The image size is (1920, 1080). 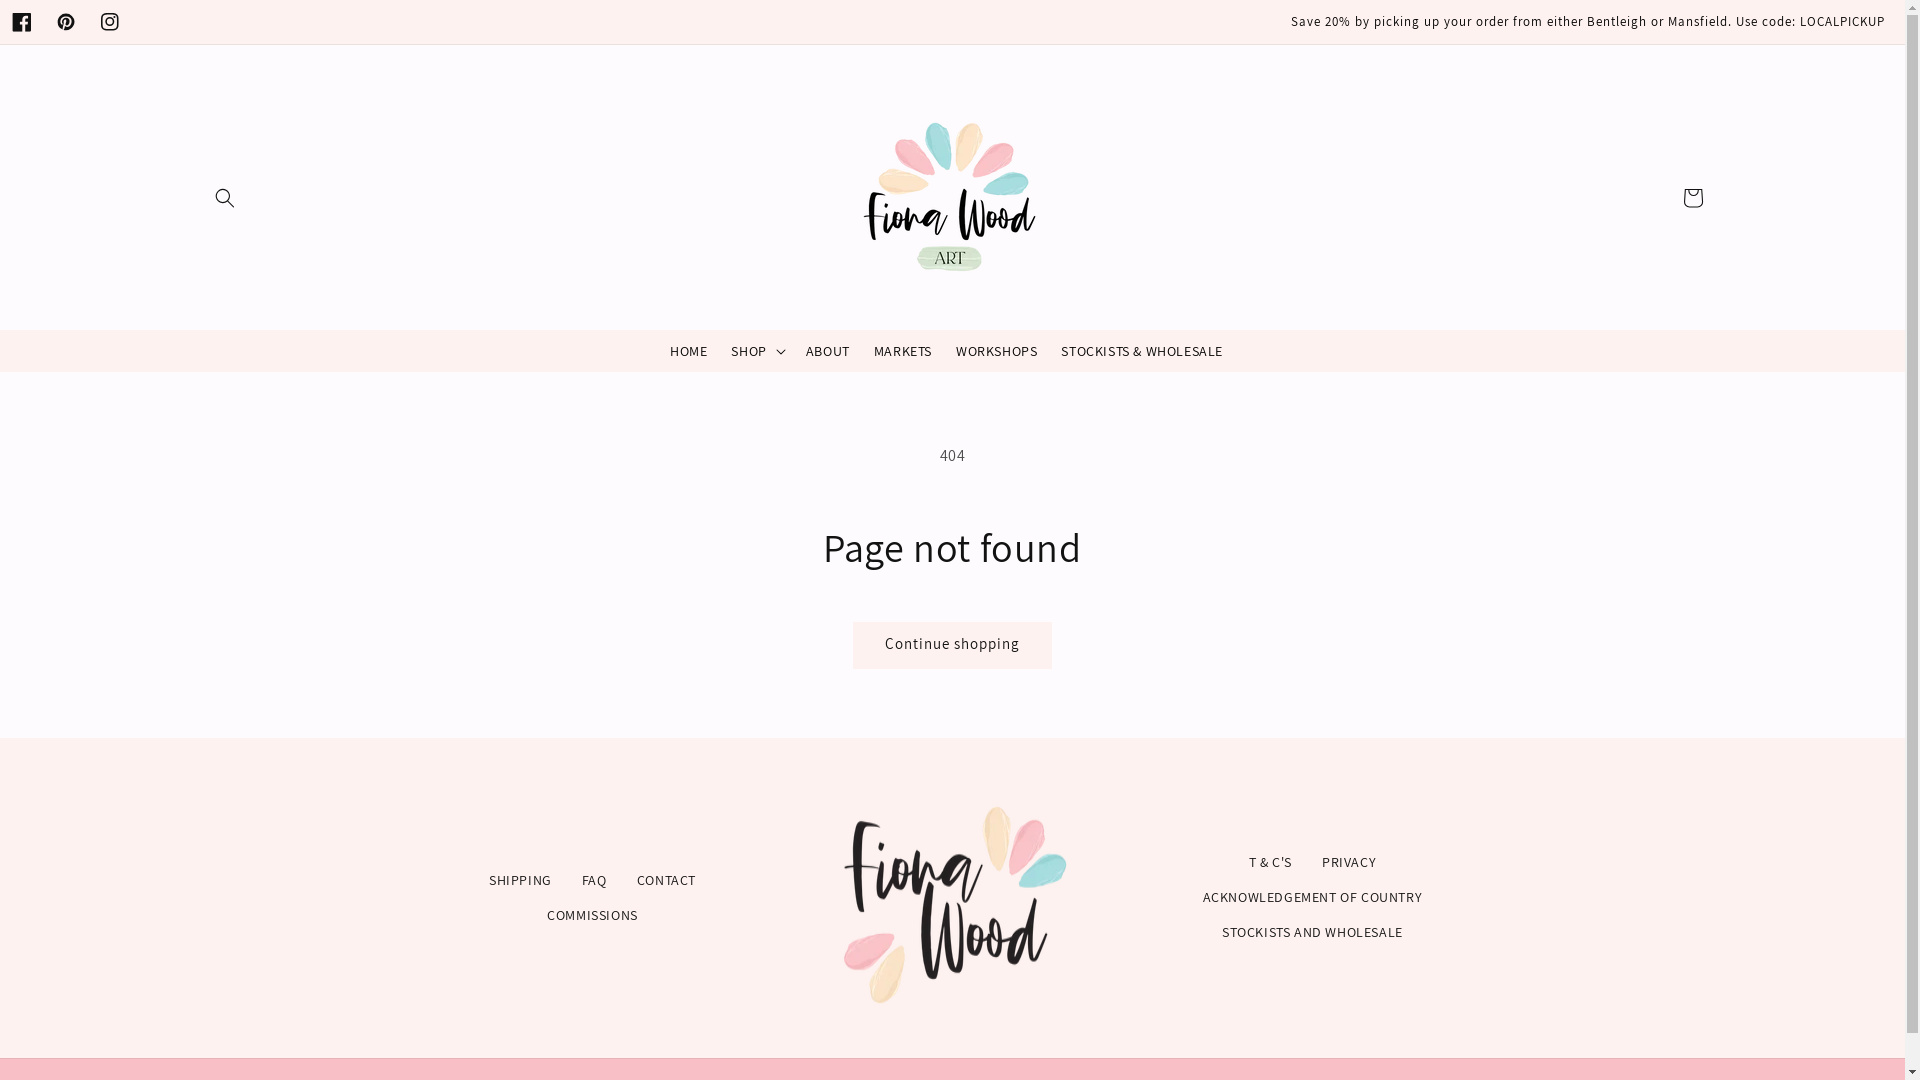 What do you see at coordinates (66, 22) in the screenshot?
I see `'Pinterest'` at bounding box center [66, 22].